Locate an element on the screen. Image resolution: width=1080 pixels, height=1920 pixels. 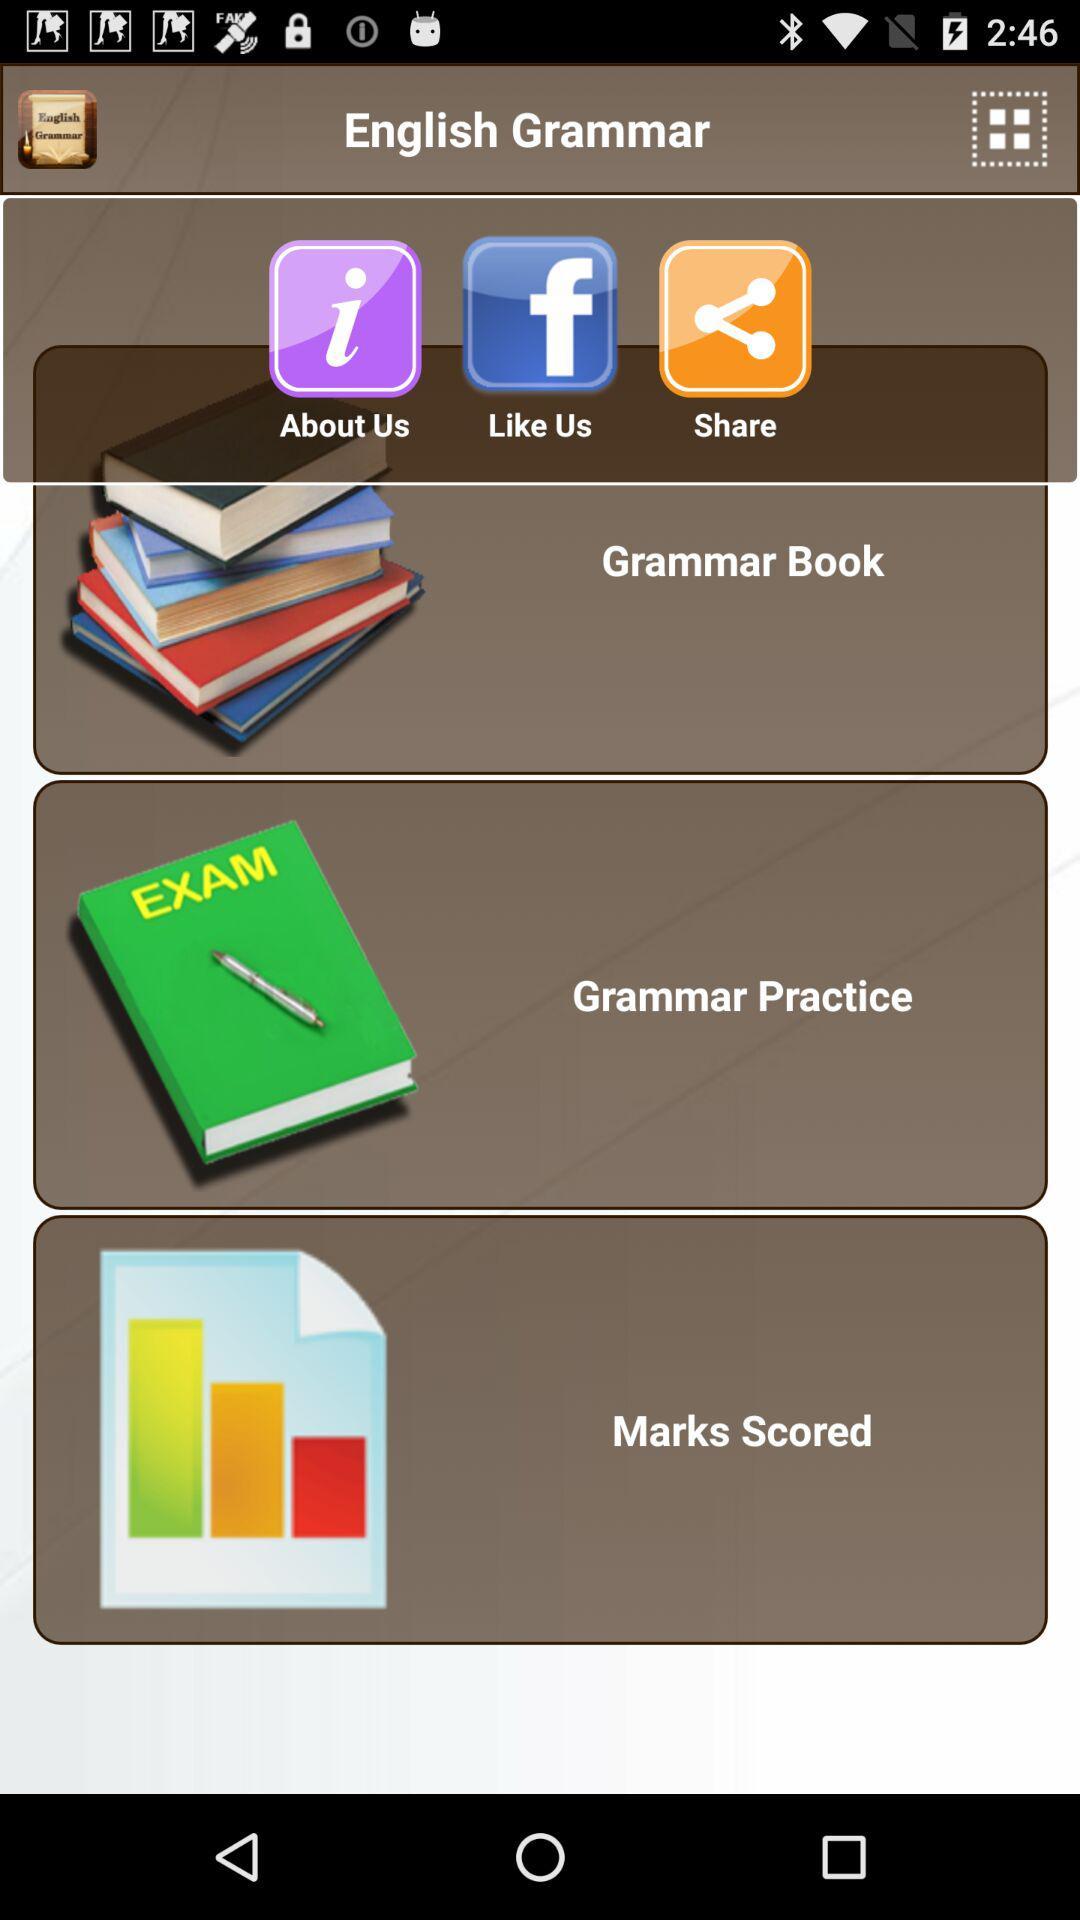
switch menu option is located at coordinates (56, 128).